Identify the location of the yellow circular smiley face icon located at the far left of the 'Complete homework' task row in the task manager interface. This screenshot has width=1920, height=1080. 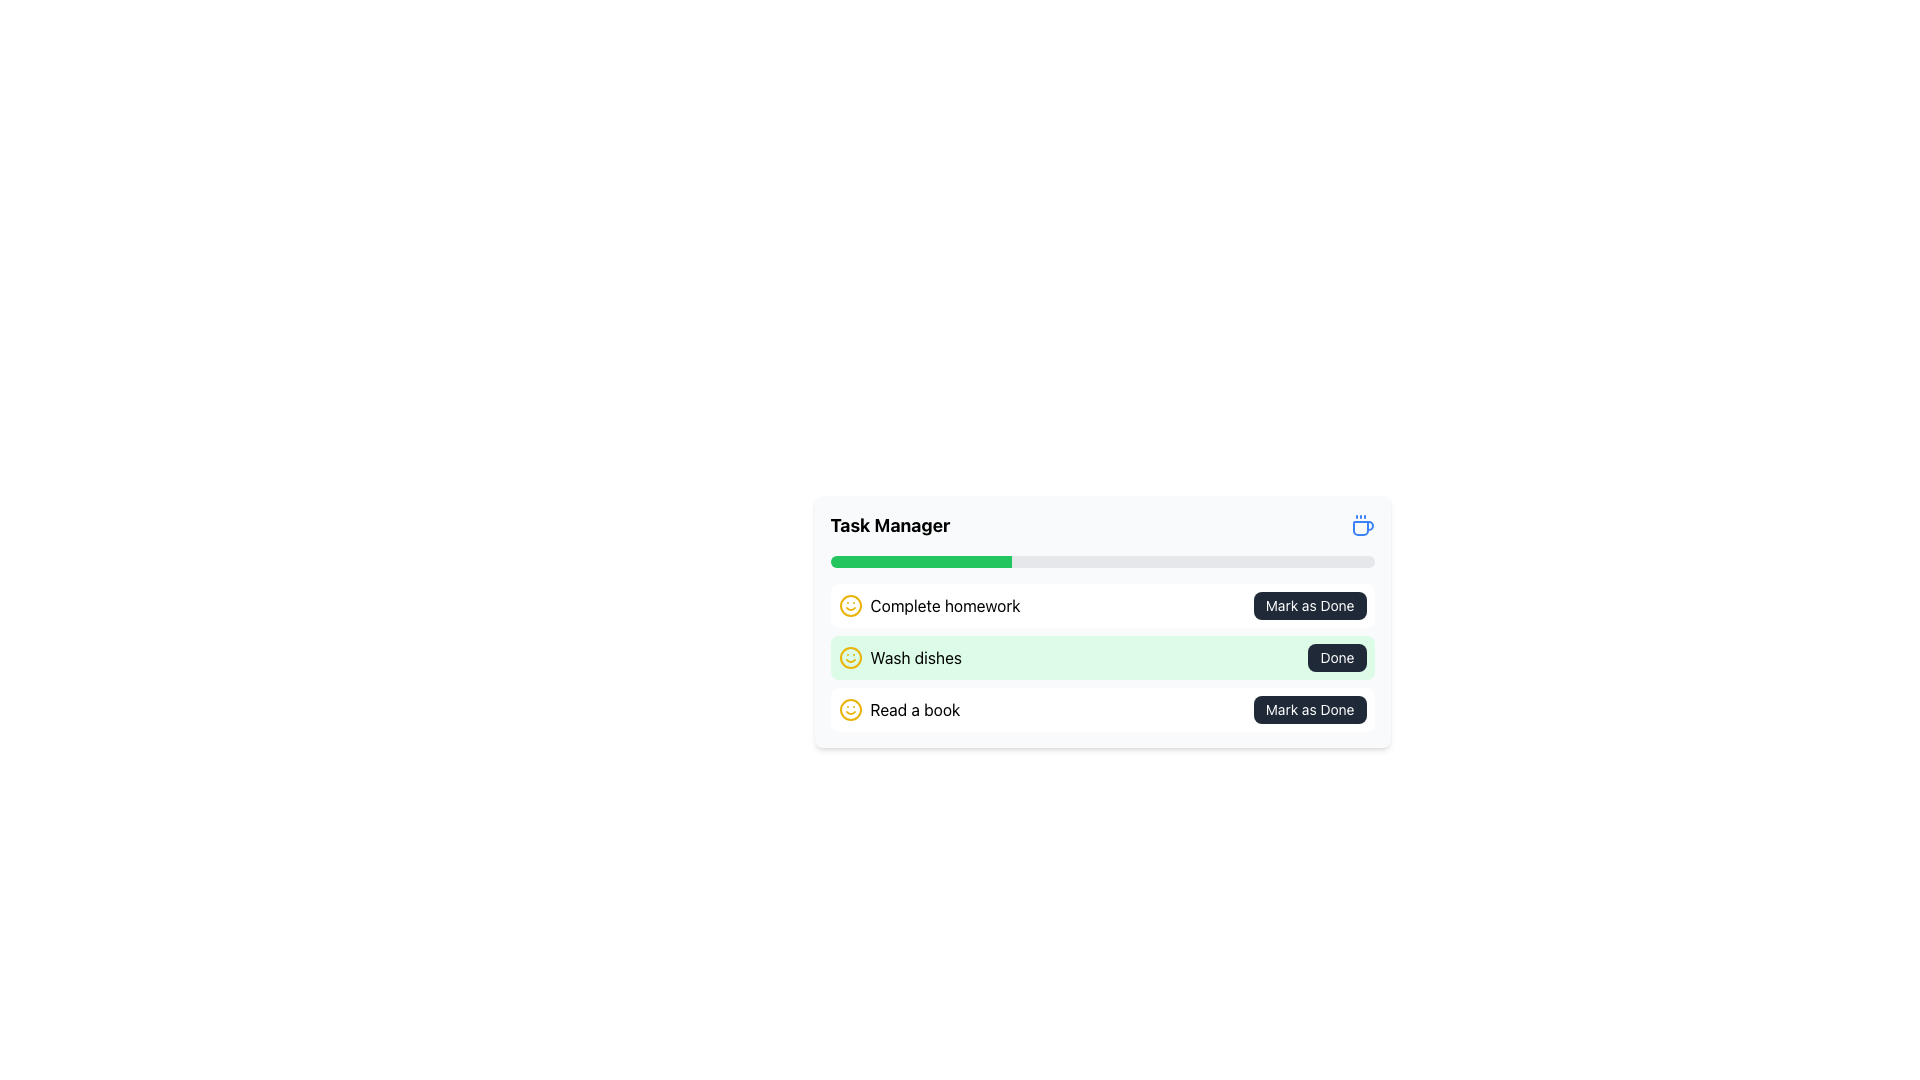
(850, 604).